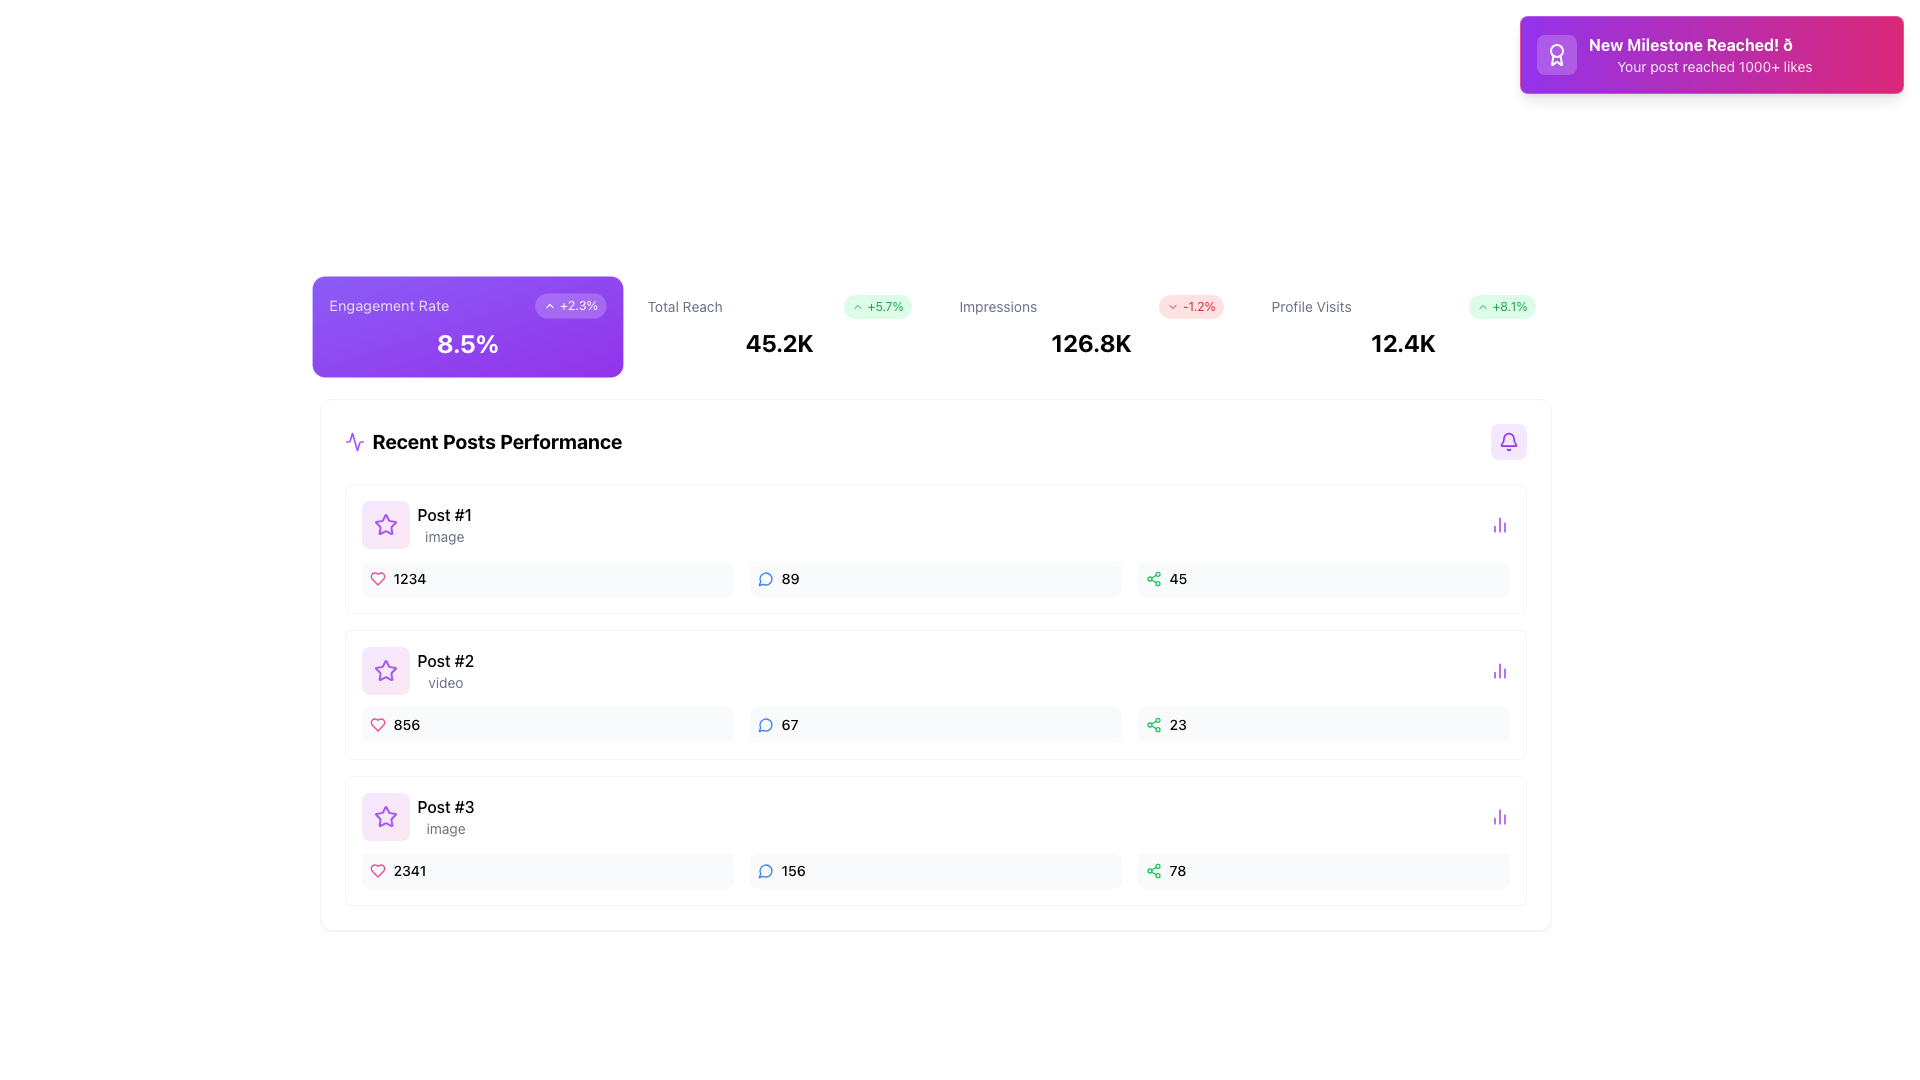 This screenshot has width=1920, height=1080. Describe the element at coordinates (1555, 49) in the screenshot. I see `central circular detail of the award icon located in the top-right corner of the interface, adjacent to the 'New Milestone Reached!' notification banner` at that location.